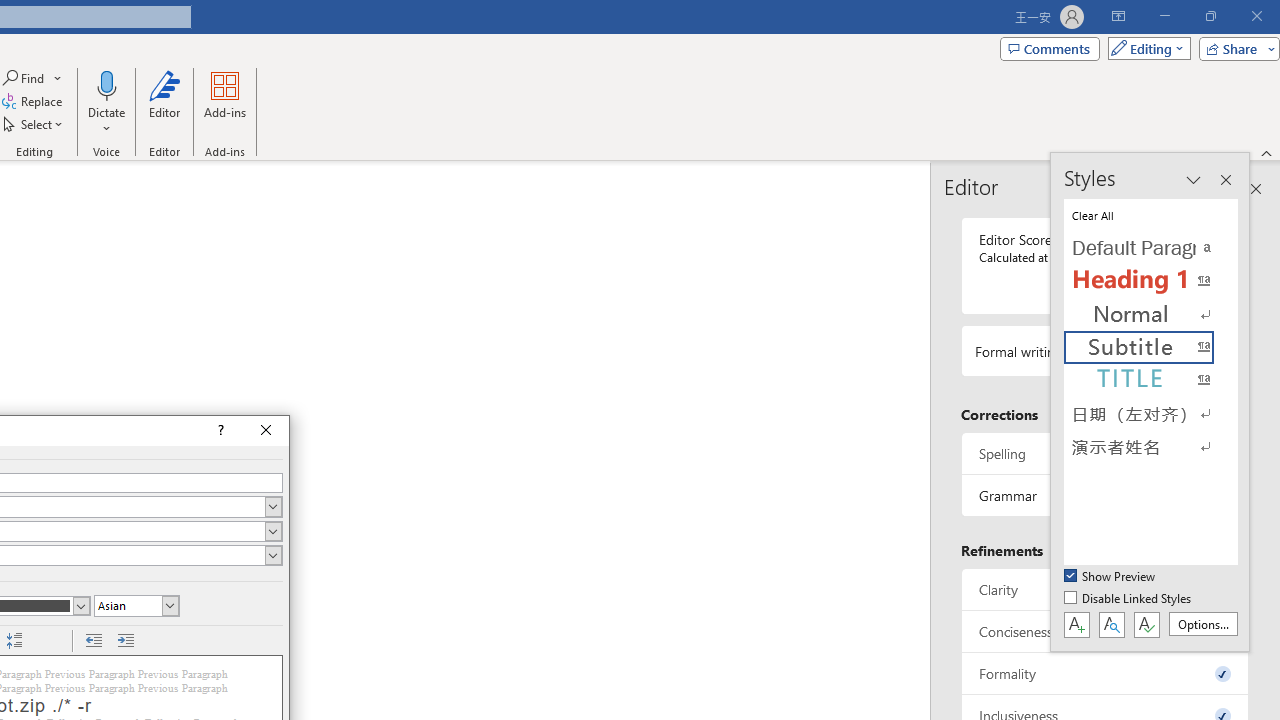 This screenshot has height=720, width=1280. What do you see at coordinates (1146, 623) in the screenshot?
I see `'Class: NetUIButton'` at bounding box center [1146, 623].